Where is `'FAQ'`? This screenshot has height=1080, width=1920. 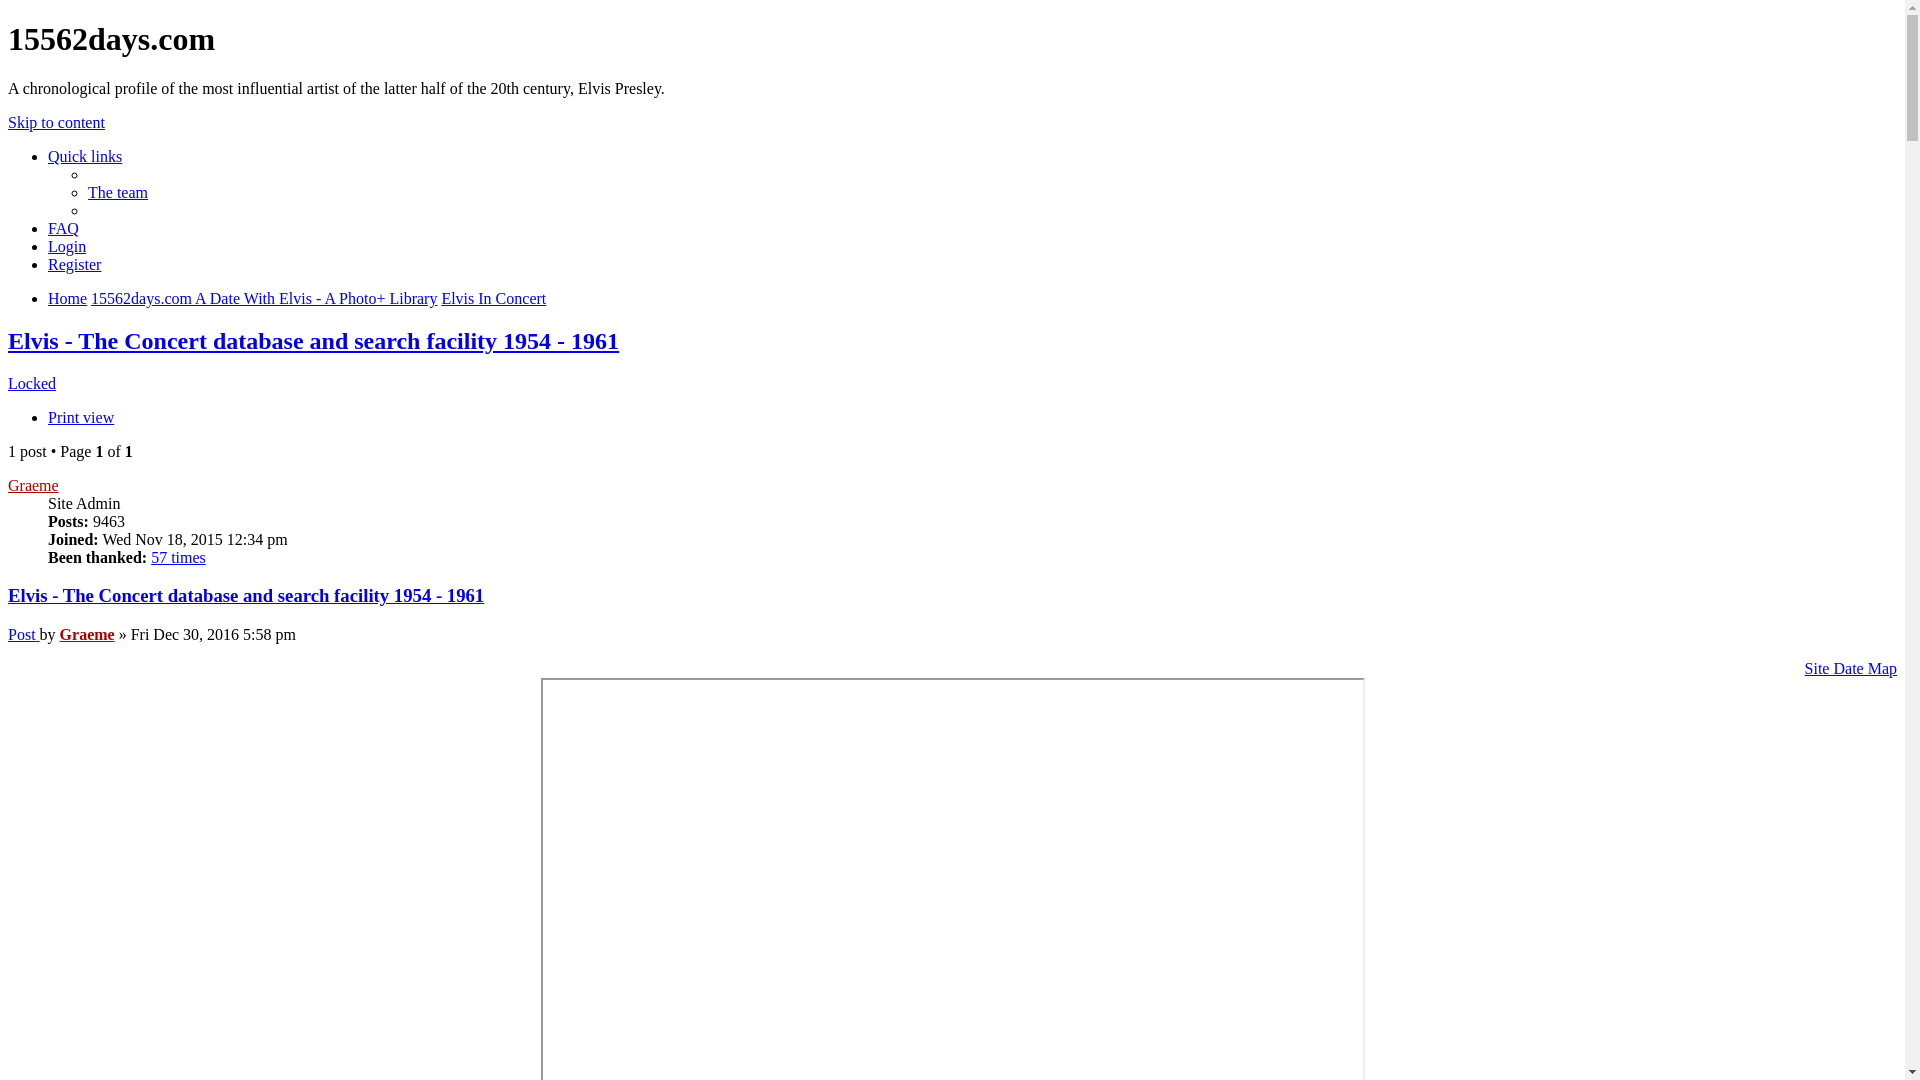 'FAQ' is located at coordinates (63, 227).